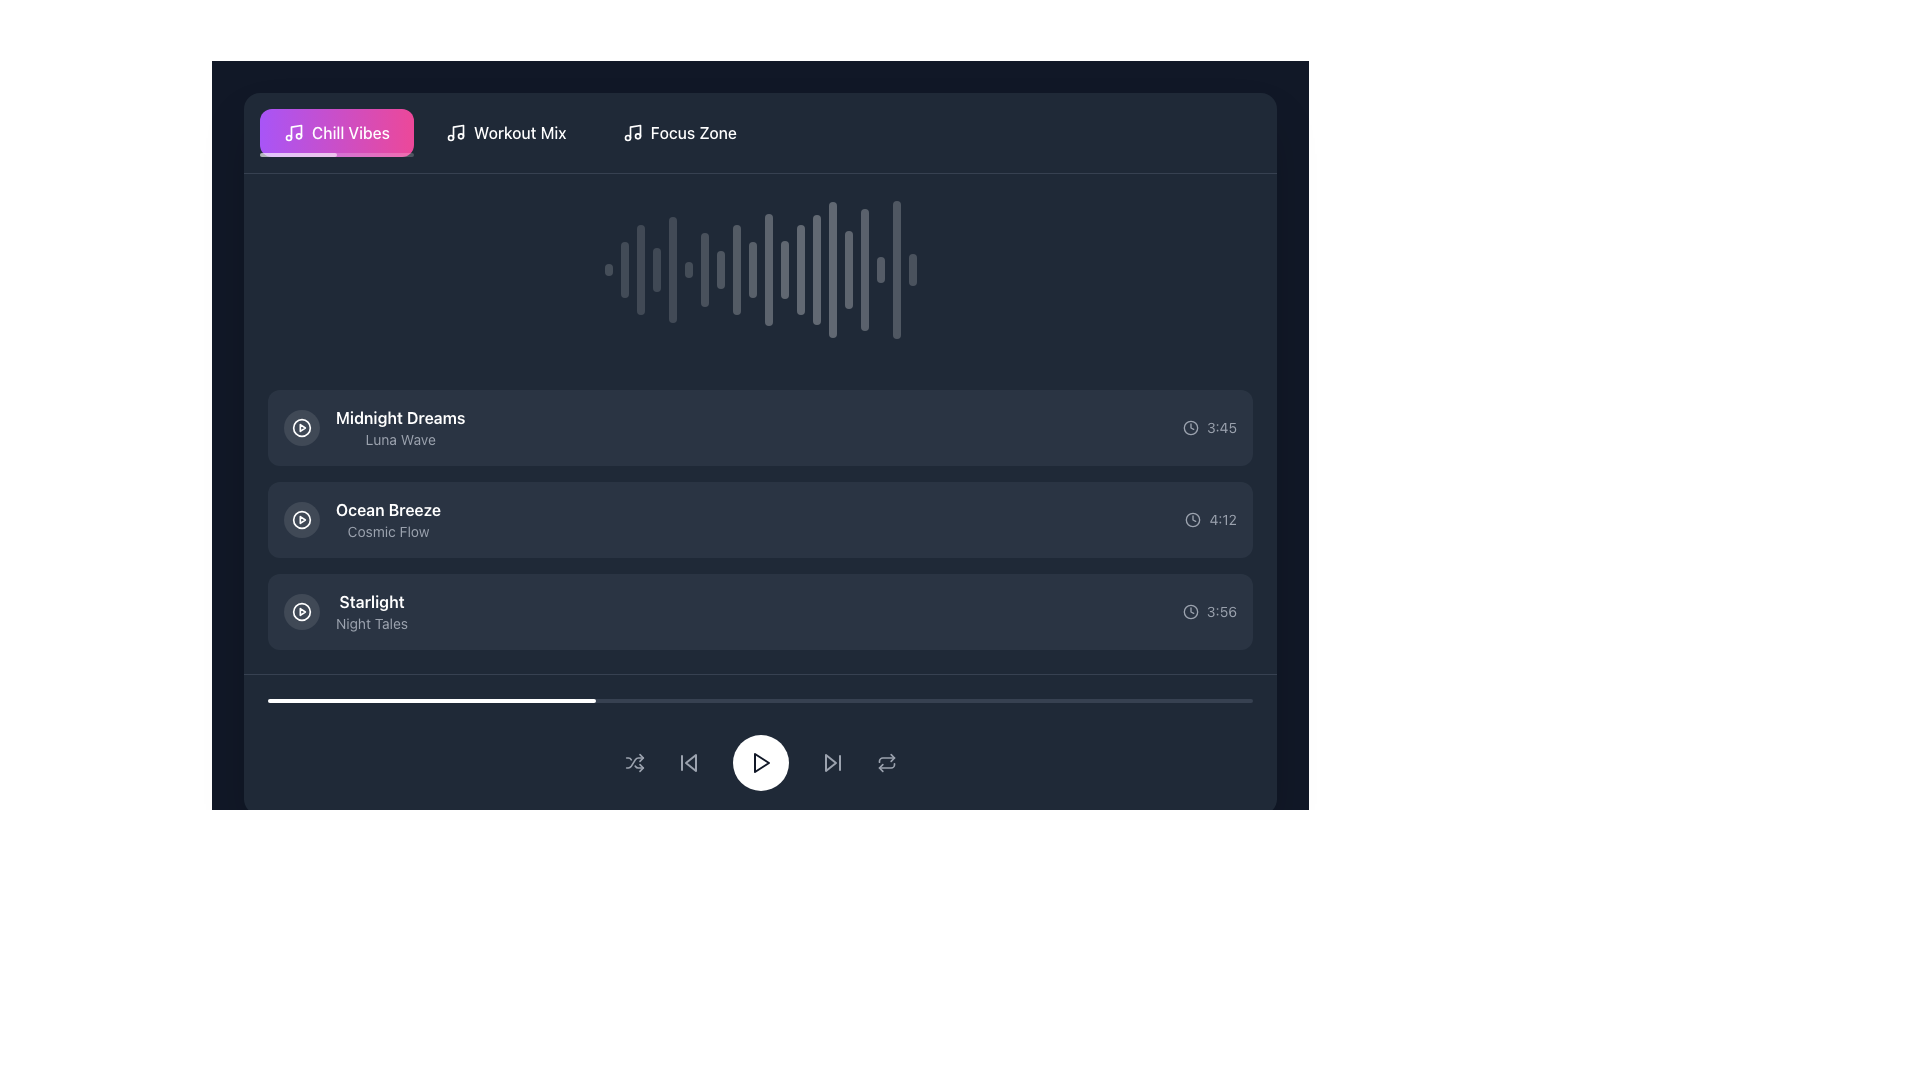  What do you see at coordinates (372, 611) in the screenshot?
I see `the Text Display featuring 'Starlight' in bold and 'Night Tales' in a lighter font, which is the third item in the song titles list, centrally aligned in a dark-themed interface` at bounding box center [372, 611].